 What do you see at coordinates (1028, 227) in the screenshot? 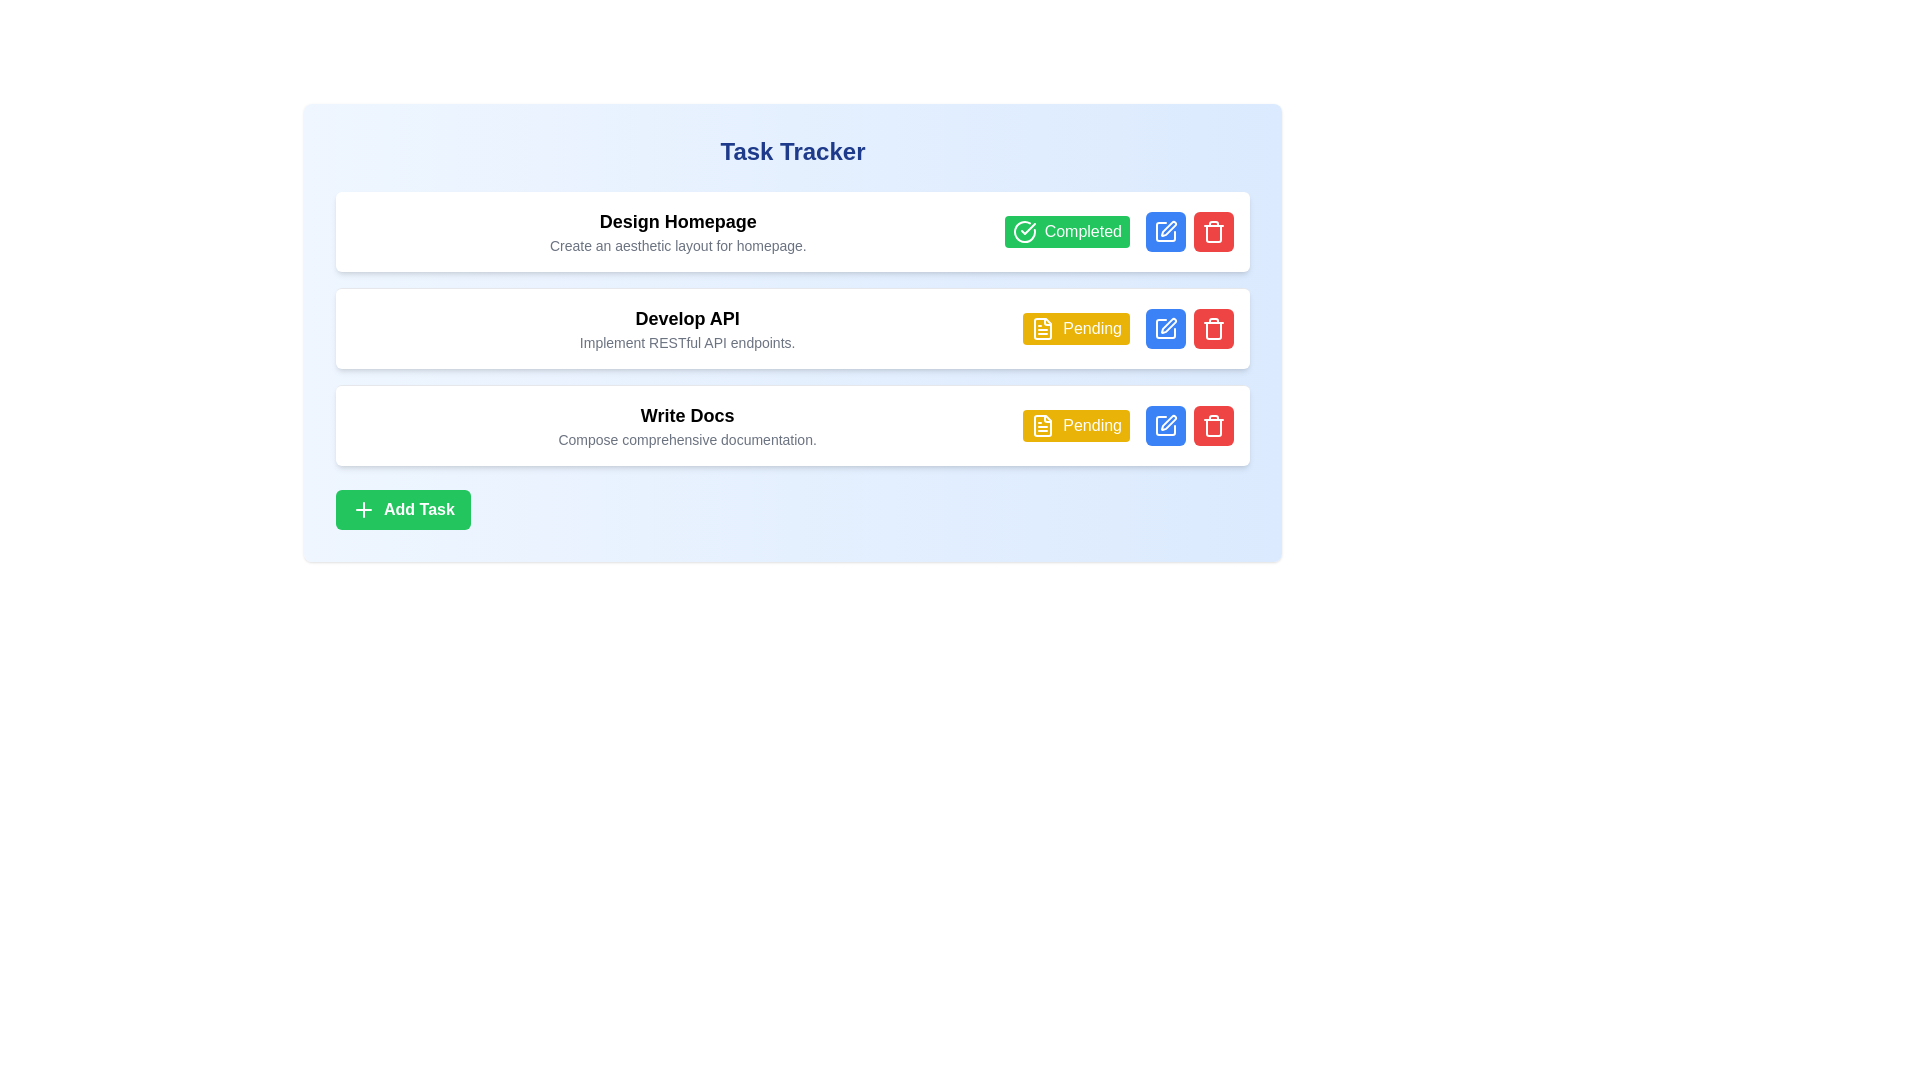
I see `the green checkmark icon within the circular completion indicator for the first task labeled 'Design Homepage'` at bounding box center [1028, 227].